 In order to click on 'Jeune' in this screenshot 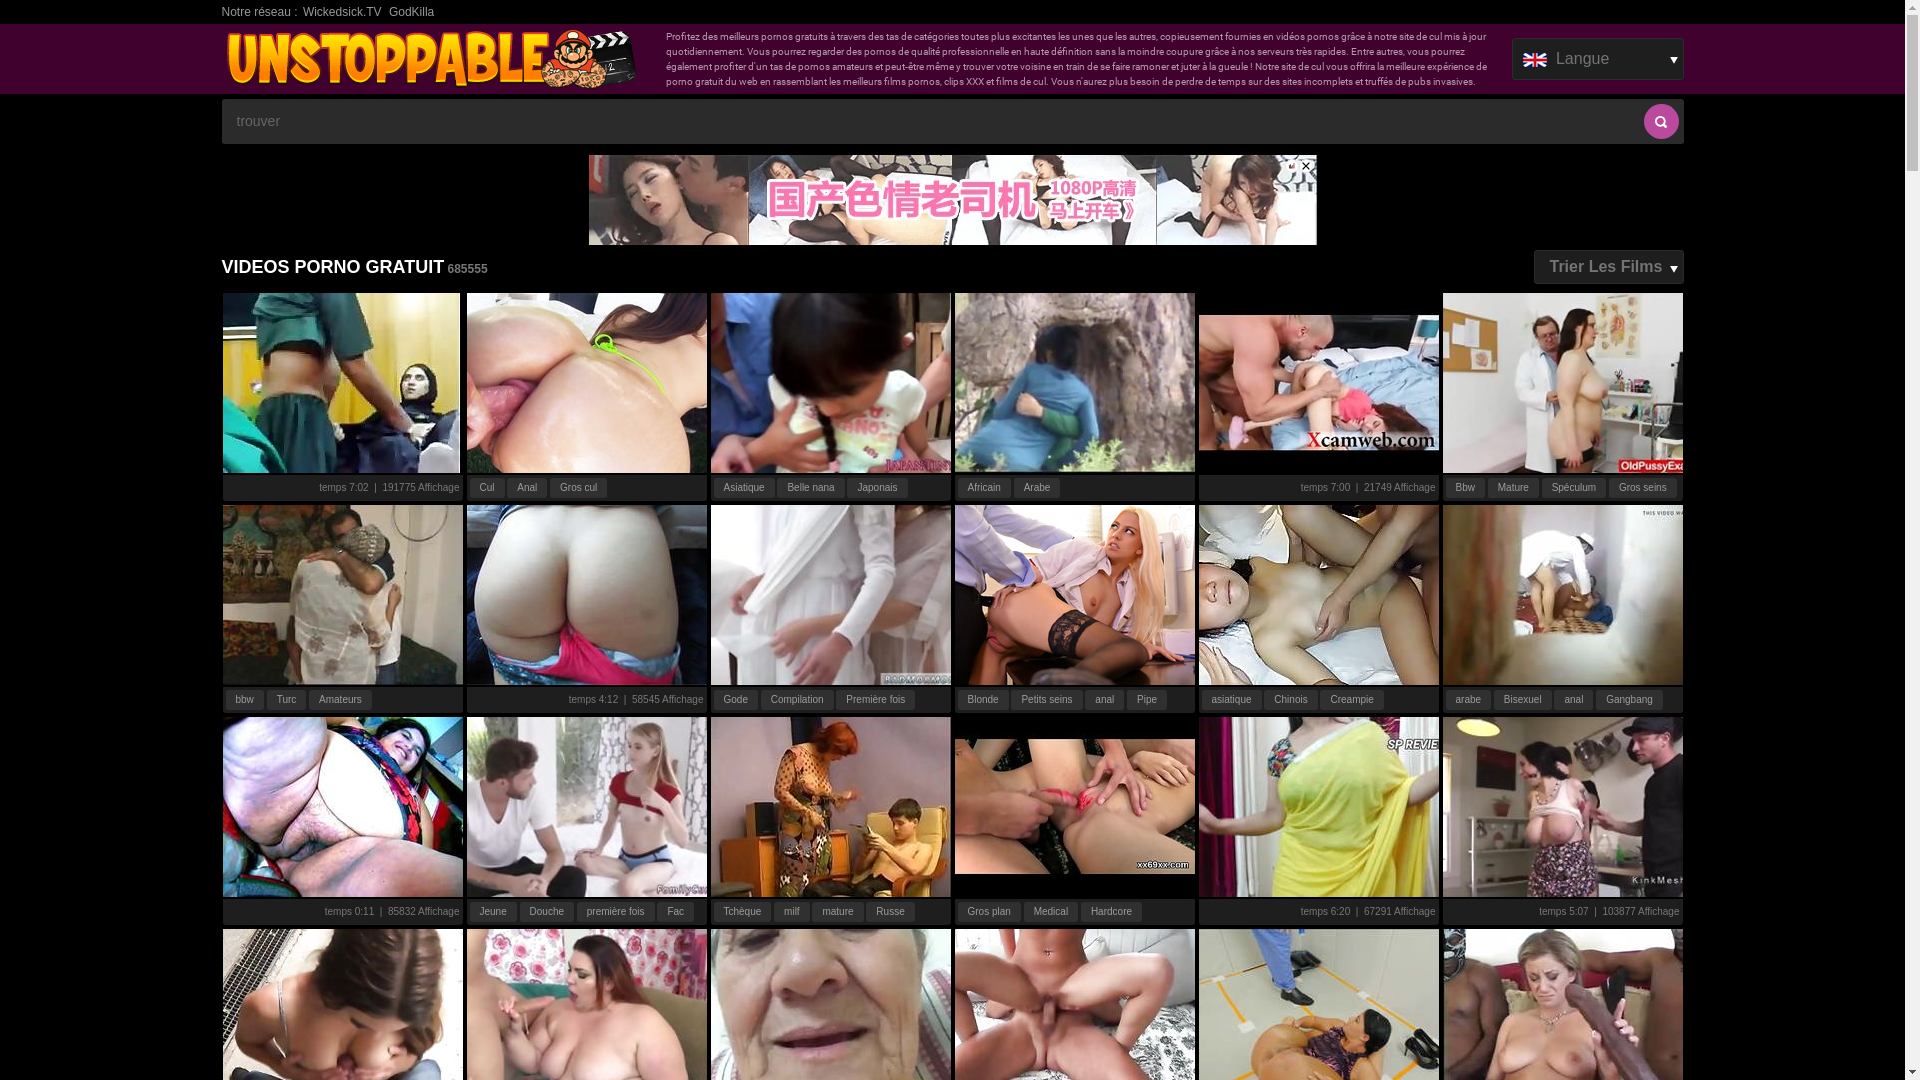, I will do `click(493, 911)`.